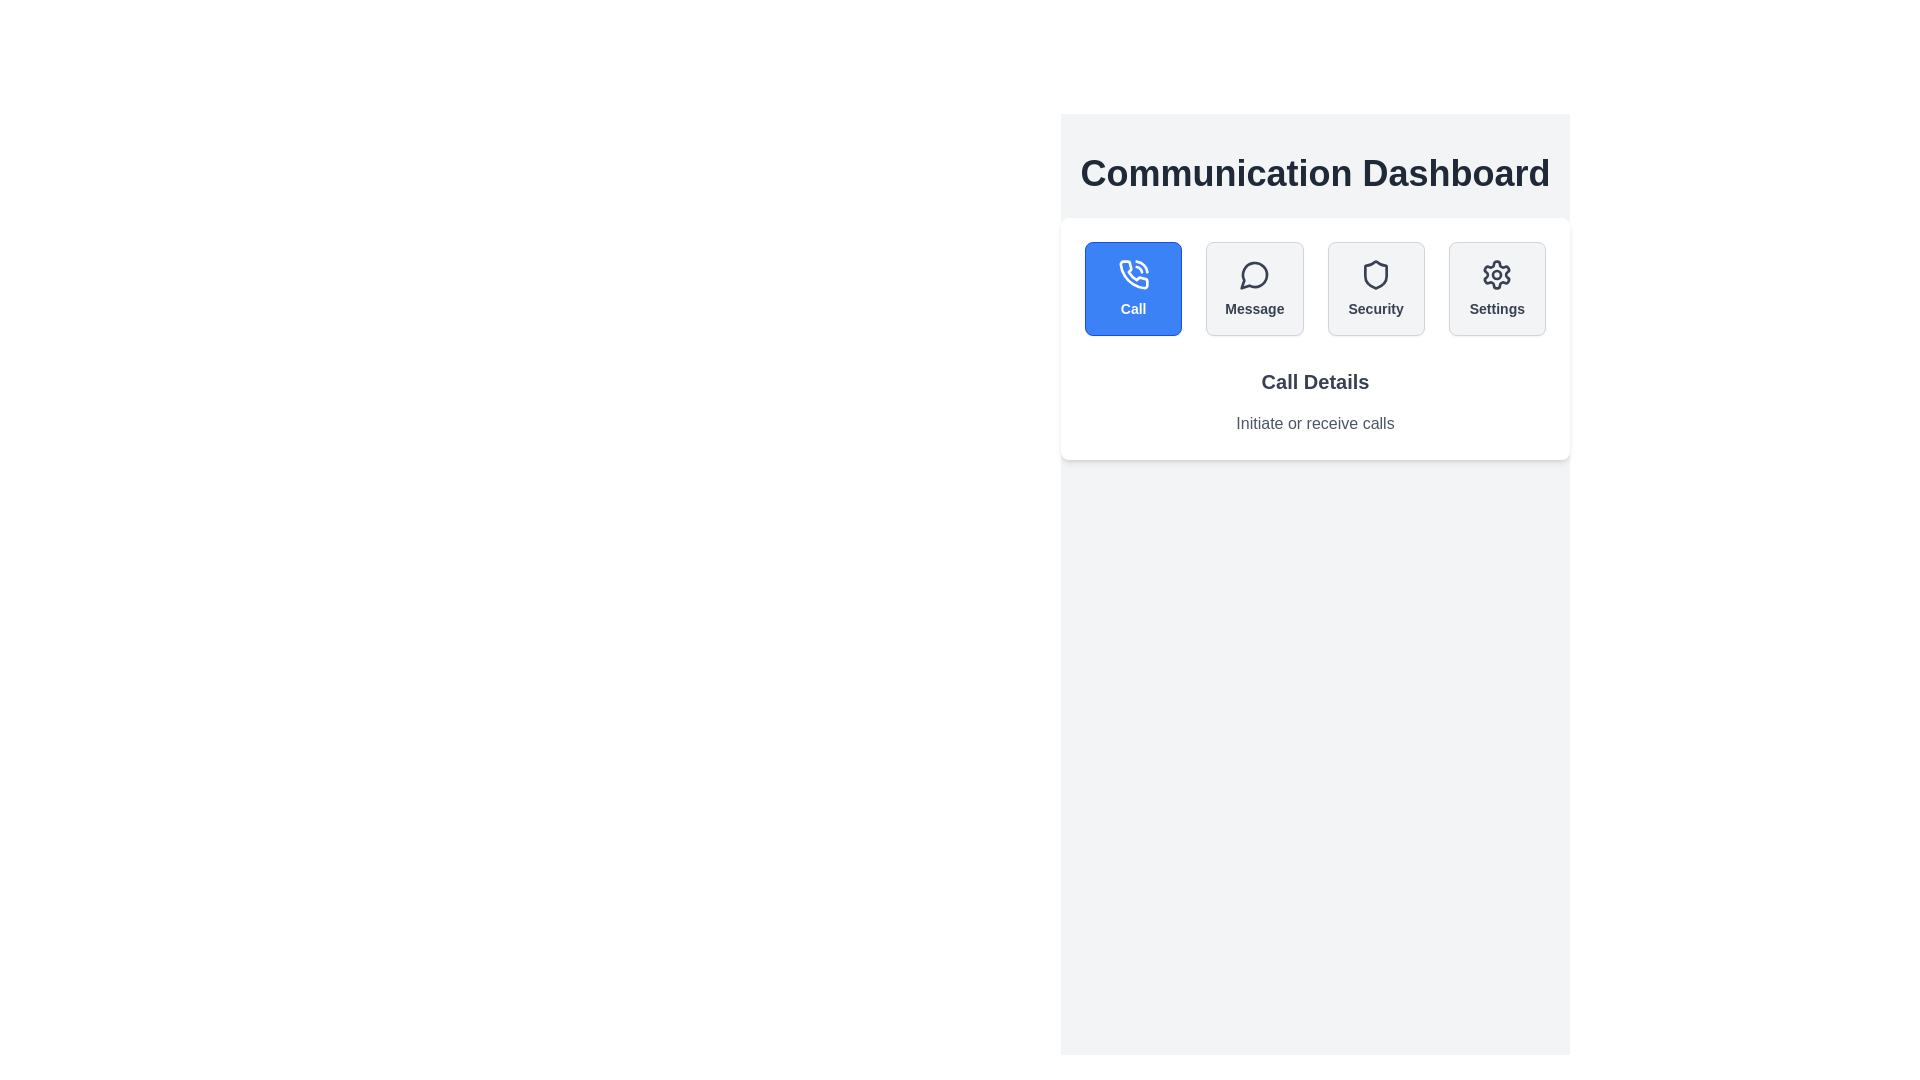  What do you see at coordinates (1375, 274) in the screenshot?
I see `the shield-shaped icon within the 'Security' button` at bounding box center [1375, 274].